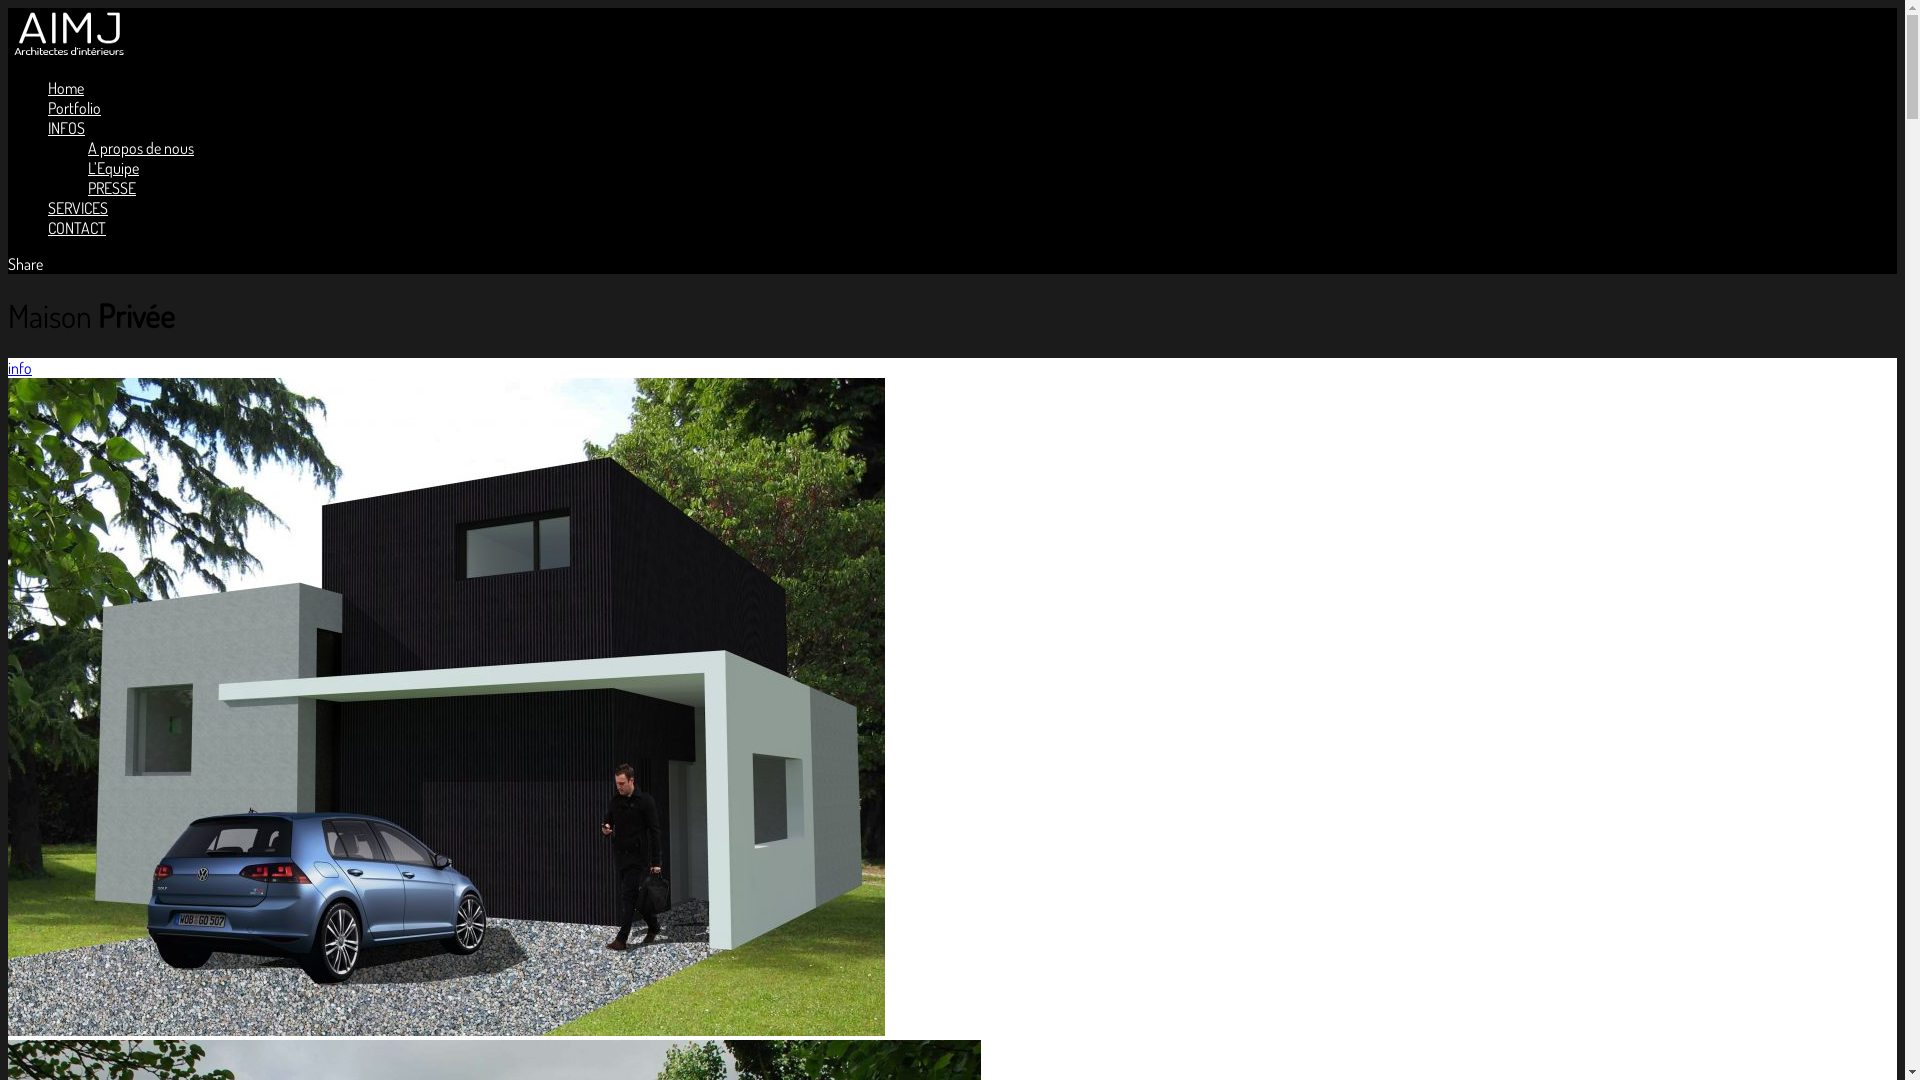 Image resolution: width=1920 pixels, height=1080 pixels. What do you see at coordinates (74, 108) in the screenshot?
I see `'Portfolio'` at bounding box center [74, 108].